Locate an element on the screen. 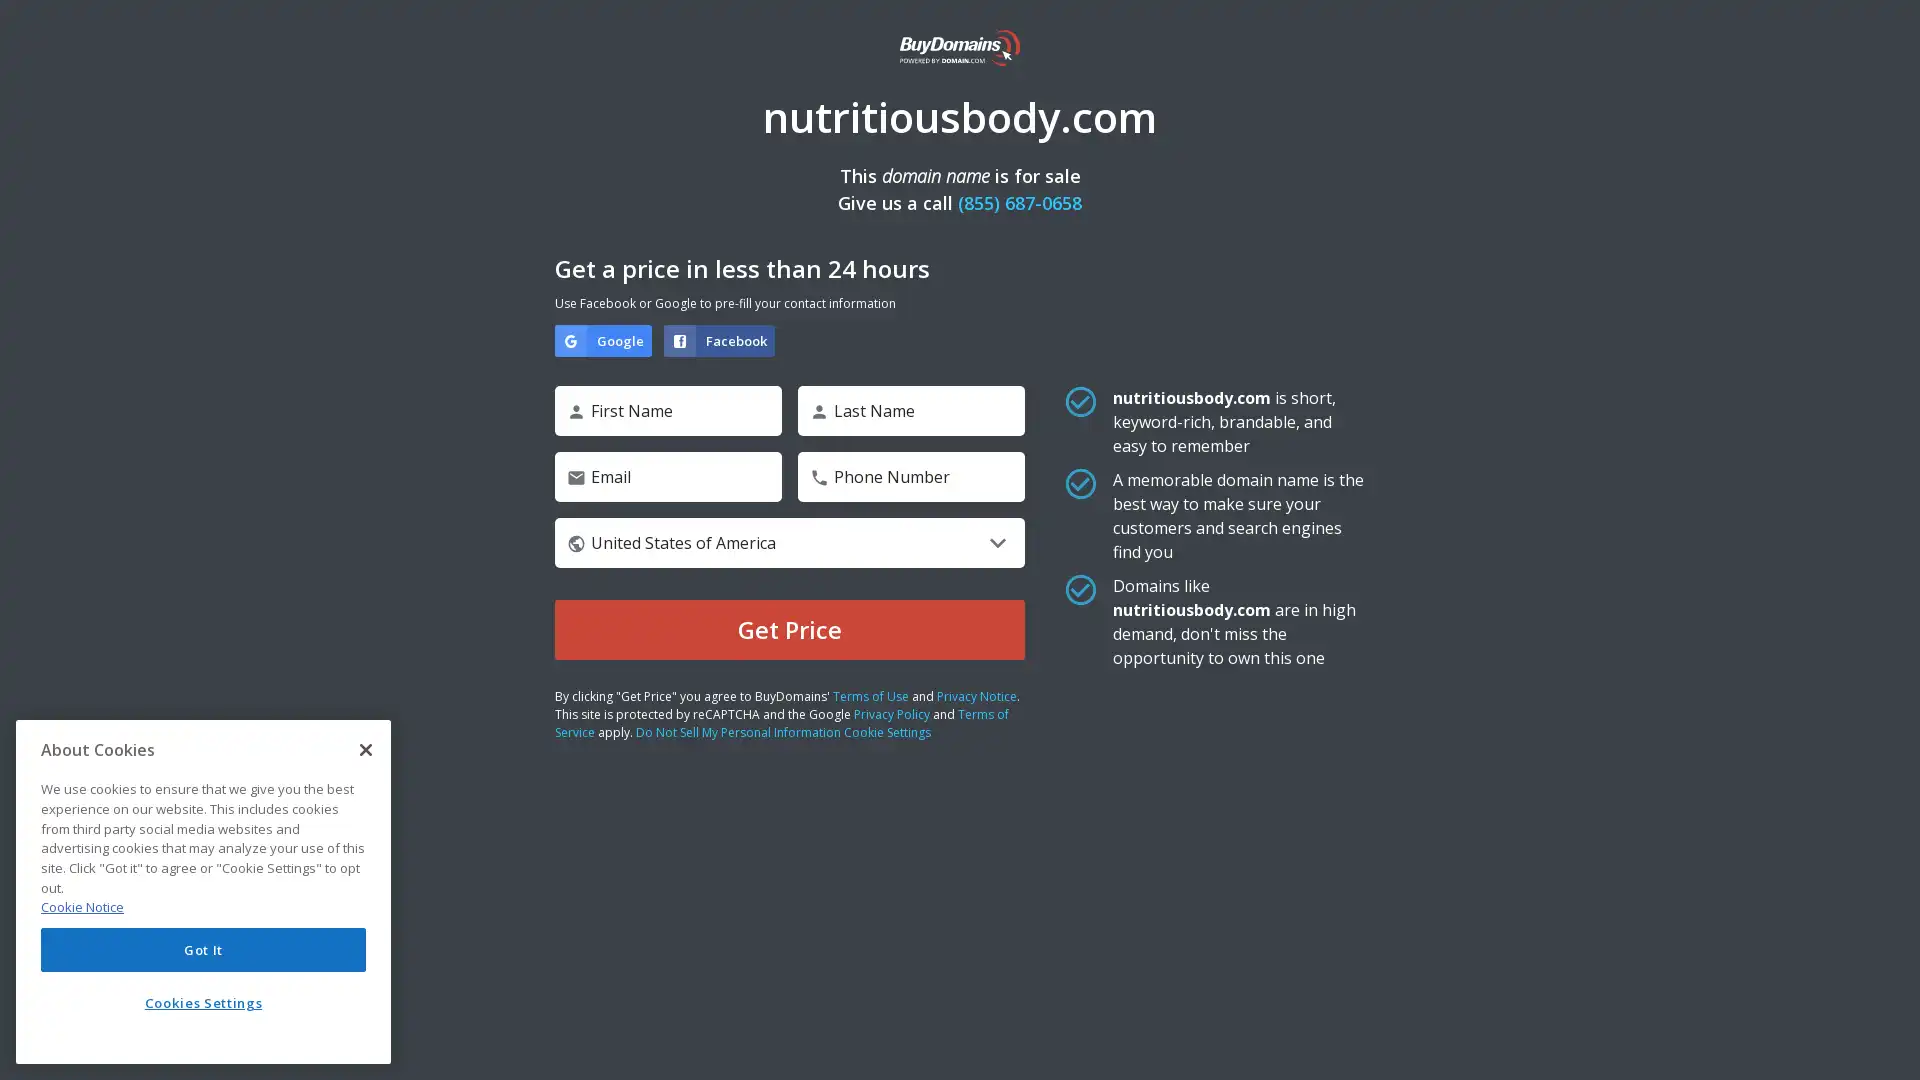 The image size is (1920, 1080). Explore your accessibility options is located at coordinates (1886, 1044).